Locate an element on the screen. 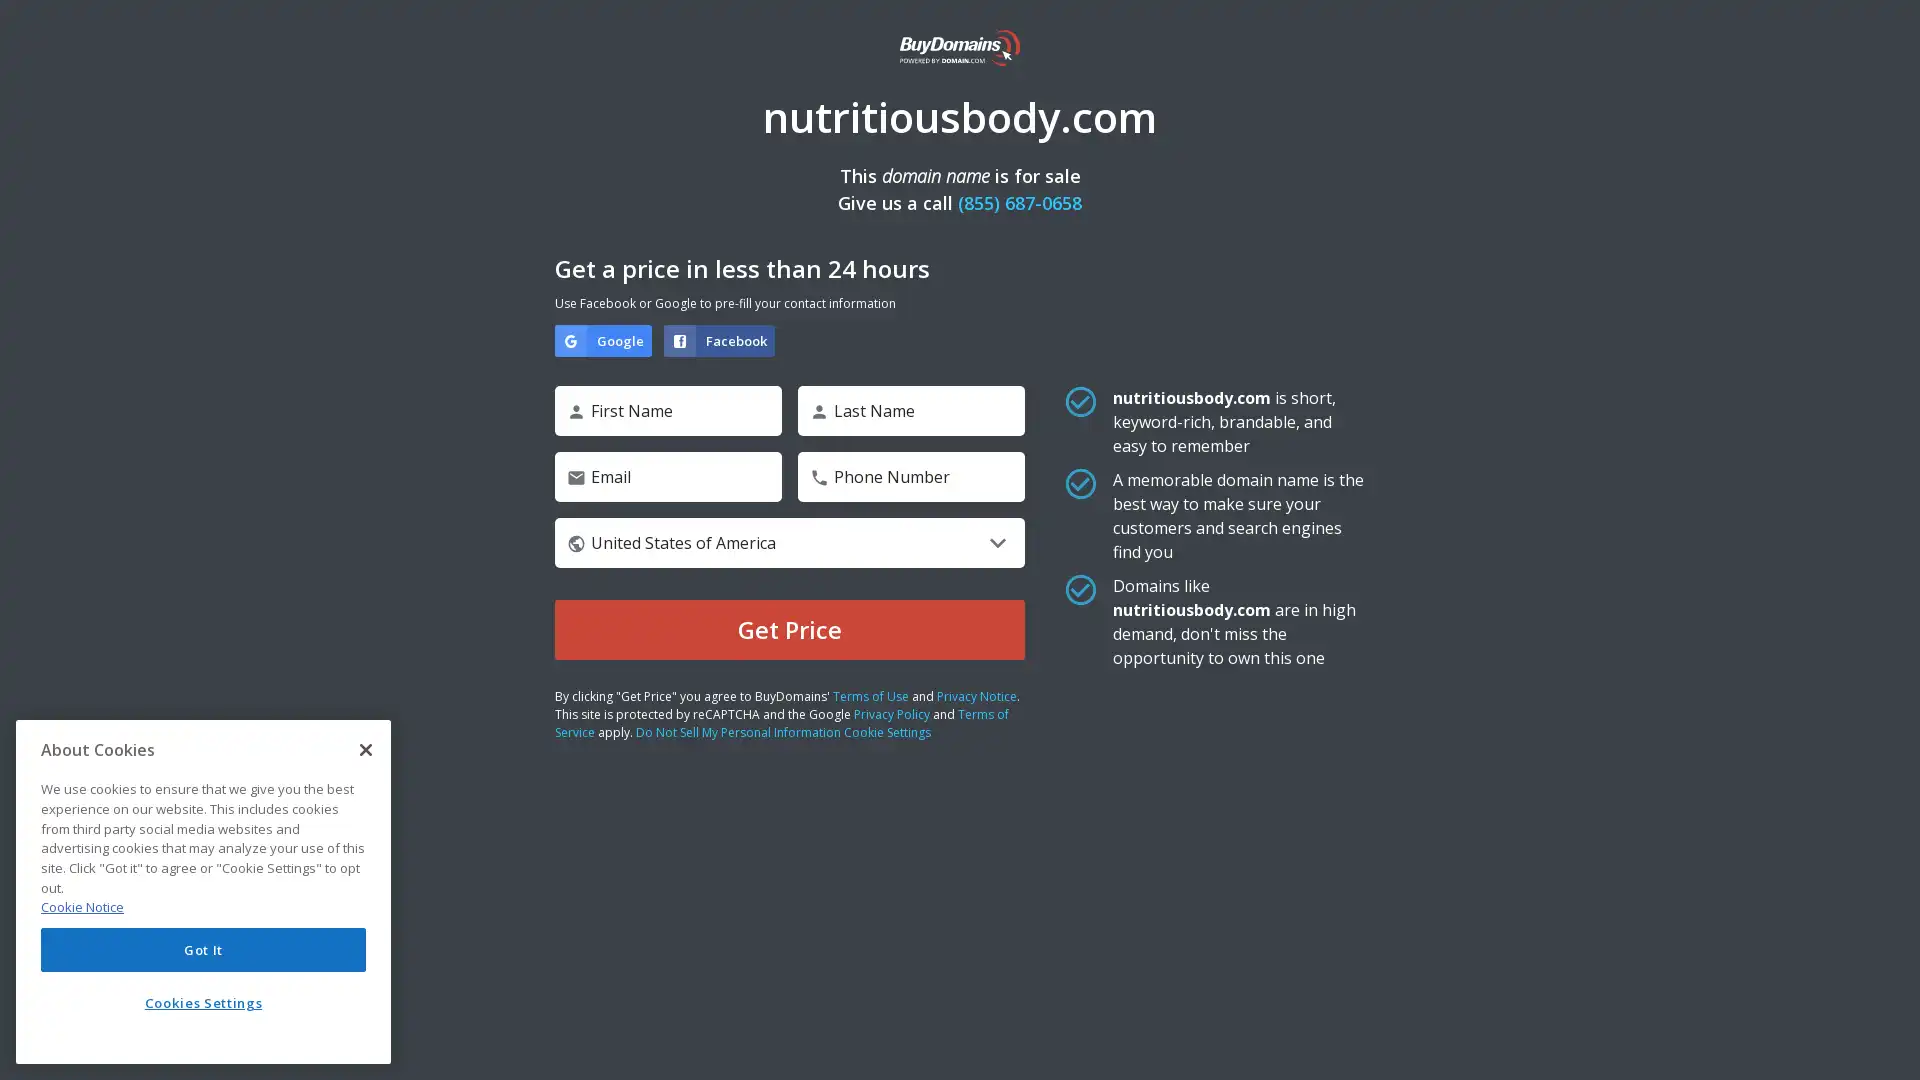 The image size is (1920, 1080). Explore your accessibility options is located at coordinates (1886, 1044).